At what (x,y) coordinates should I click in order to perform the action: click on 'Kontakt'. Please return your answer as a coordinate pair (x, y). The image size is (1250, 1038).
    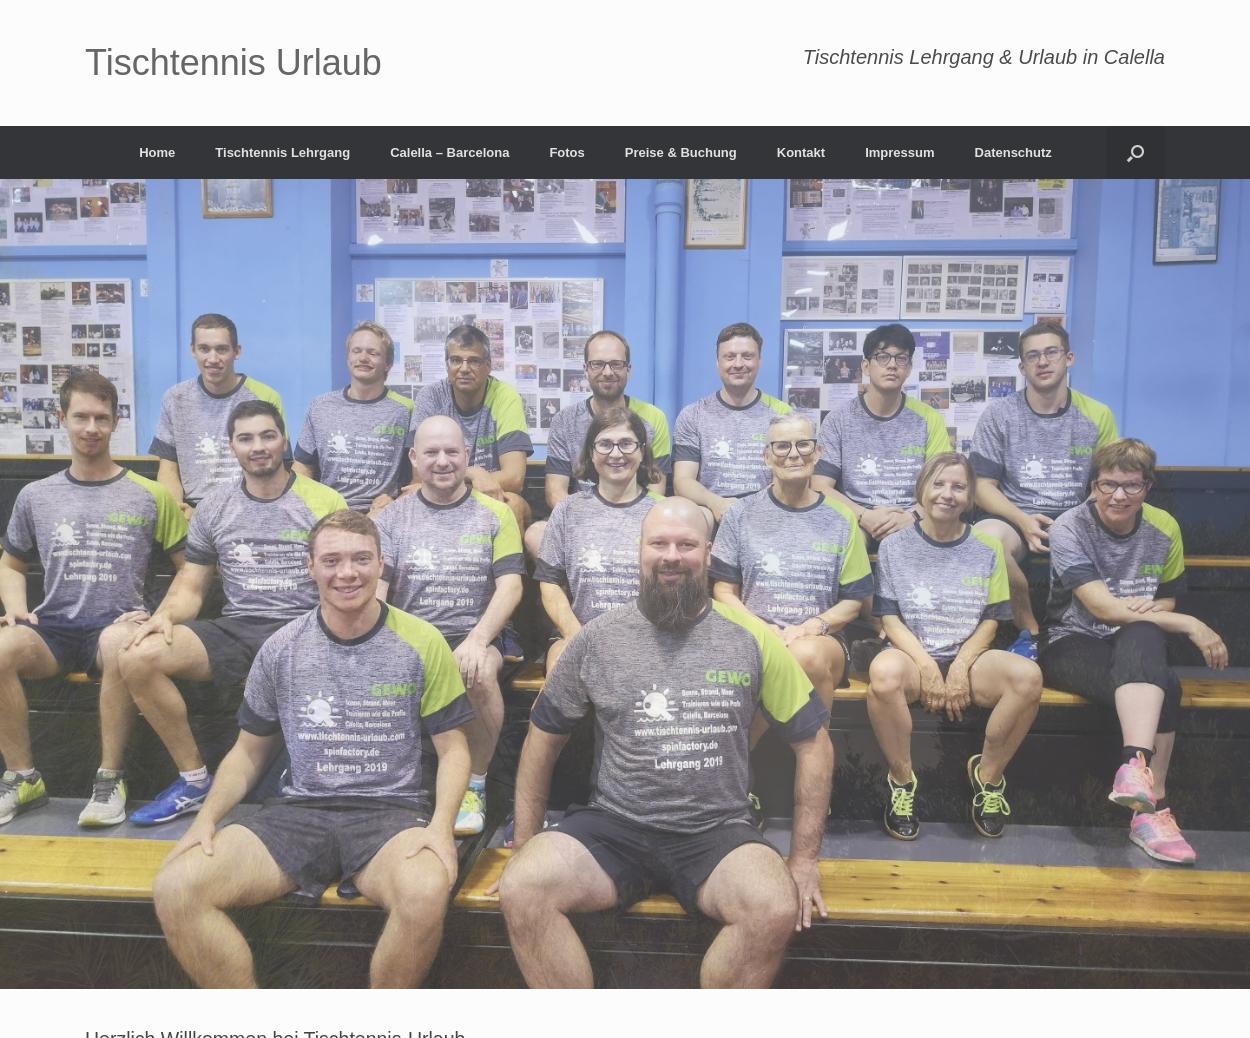
    Looking at the image, I should click on (800, 151).